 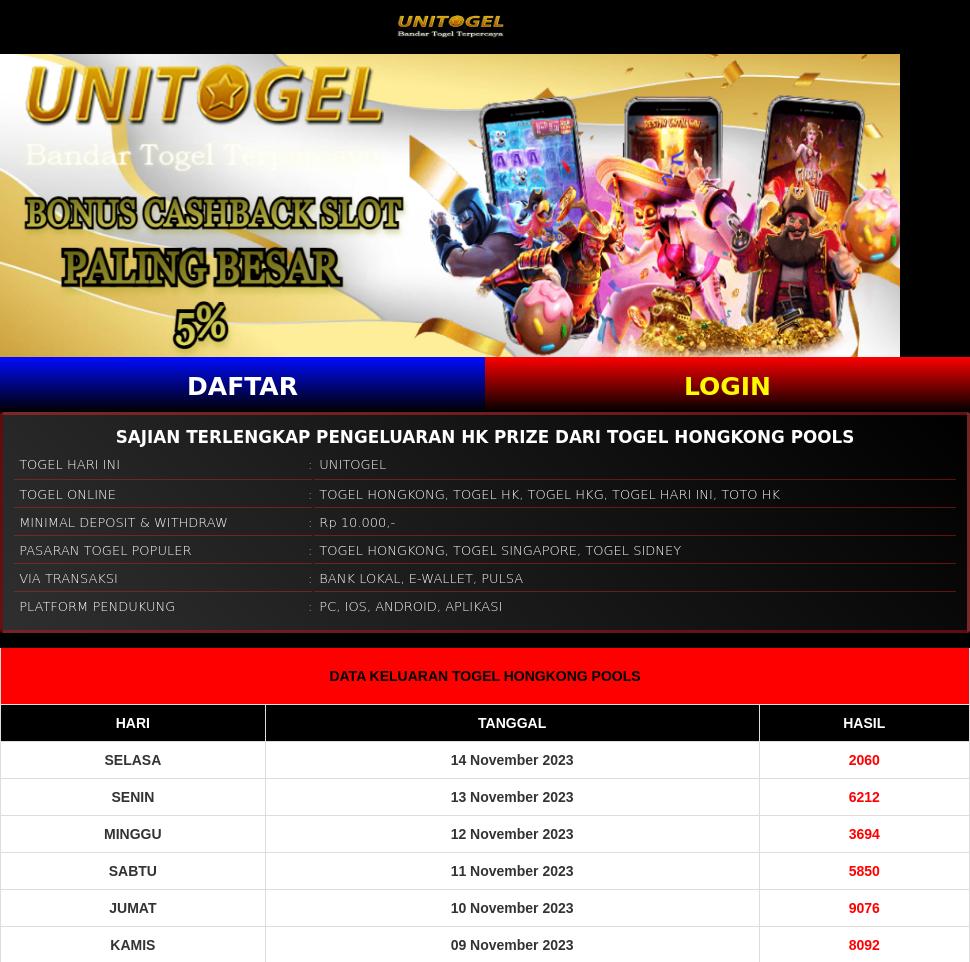 What do you see at coordinates (66, 492) in the screenshot?
I see `'TOGEL ONLINE'` at bounding box center [66, 492].